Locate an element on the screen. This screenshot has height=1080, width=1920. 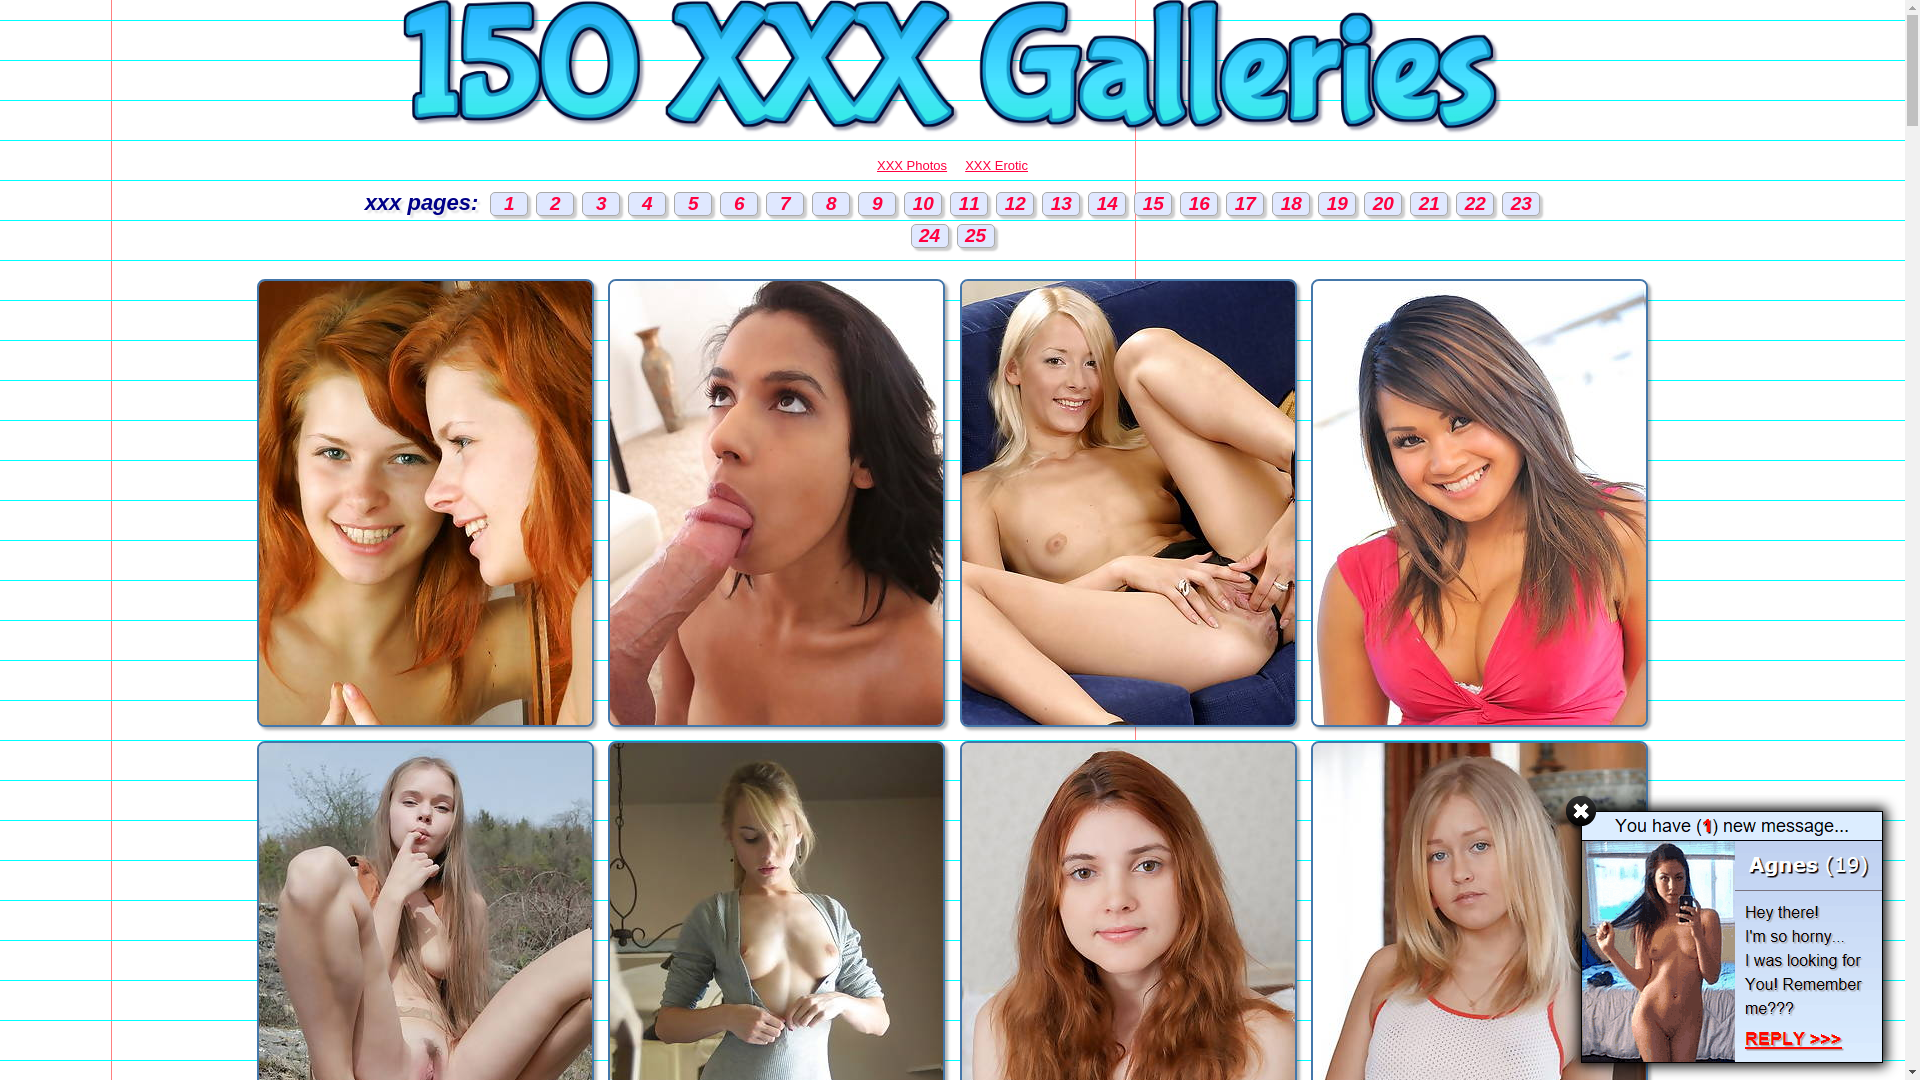
'17' is located at coordinates (1243, 204).